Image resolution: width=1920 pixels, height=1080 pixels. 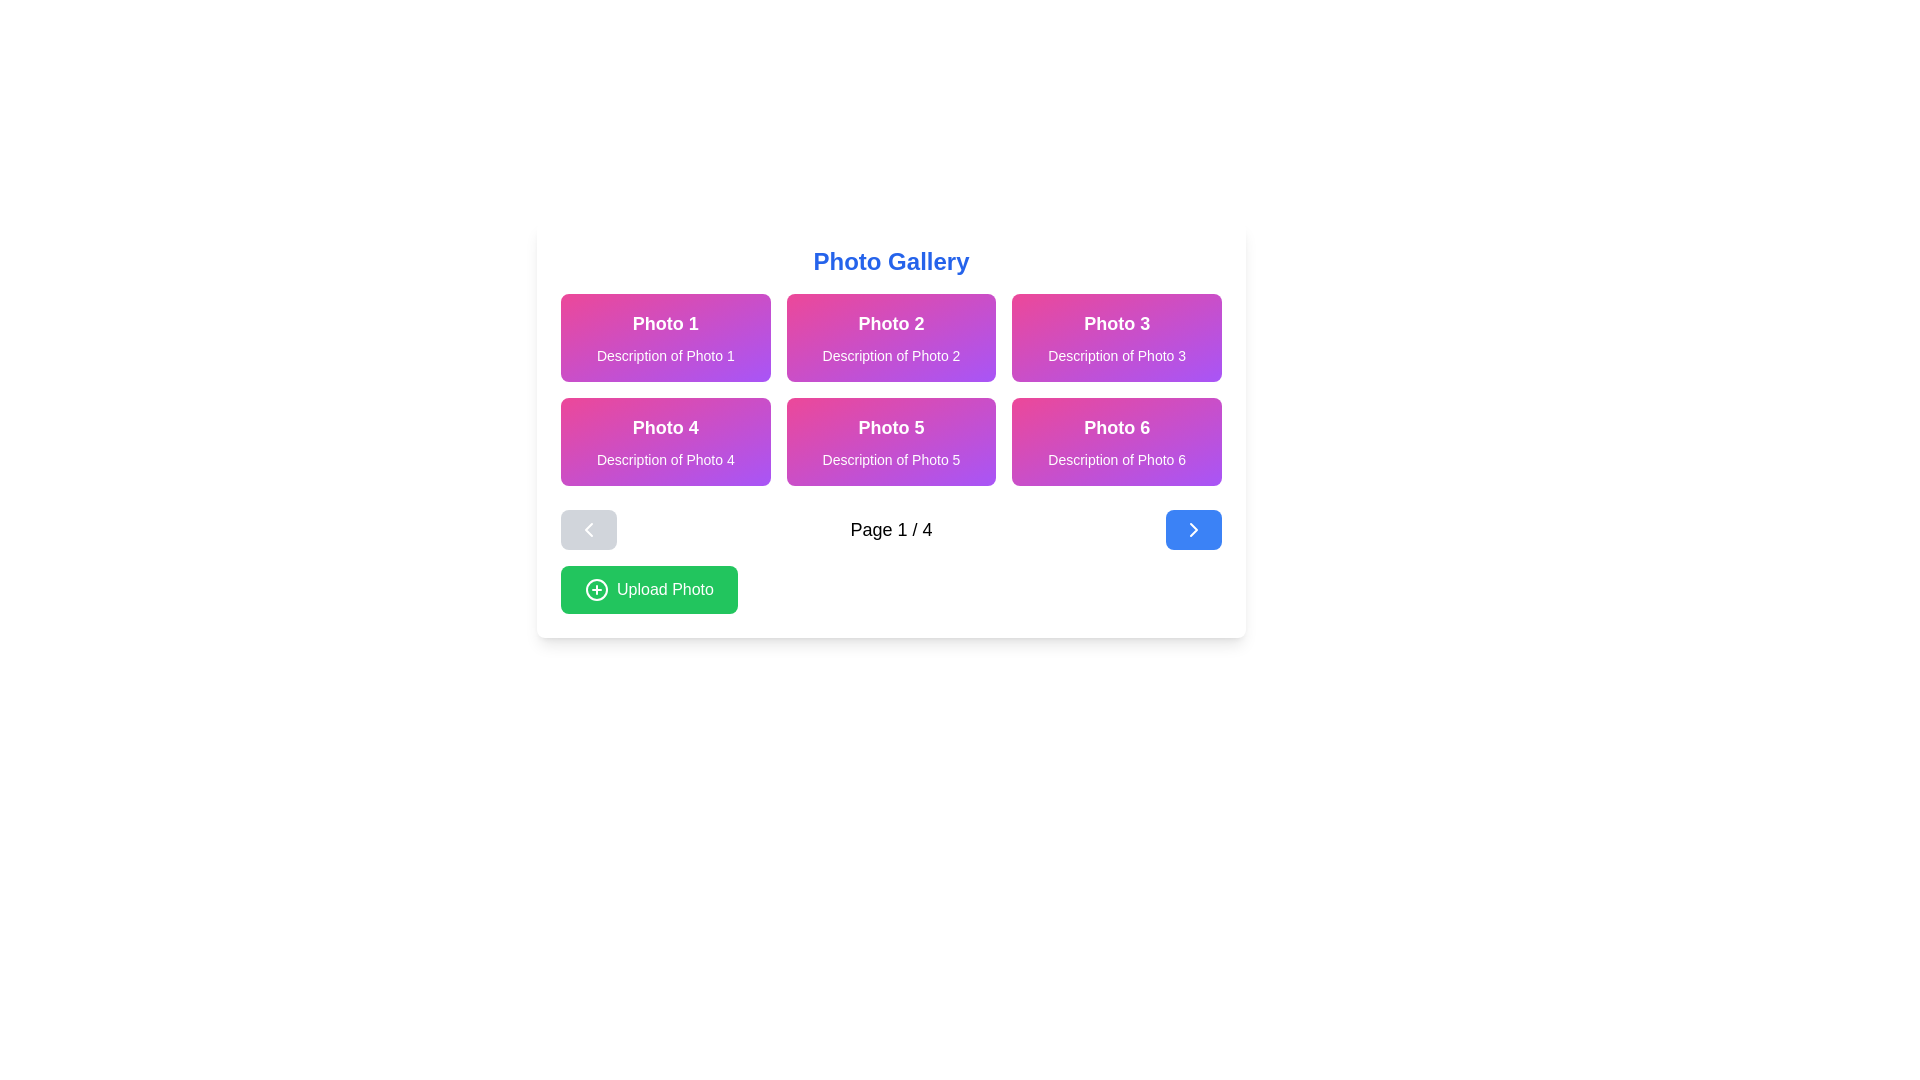 I want to click on the right arrow icon inside the blue button located in the lower right corner of the interface, so click(x=1194, y=528).